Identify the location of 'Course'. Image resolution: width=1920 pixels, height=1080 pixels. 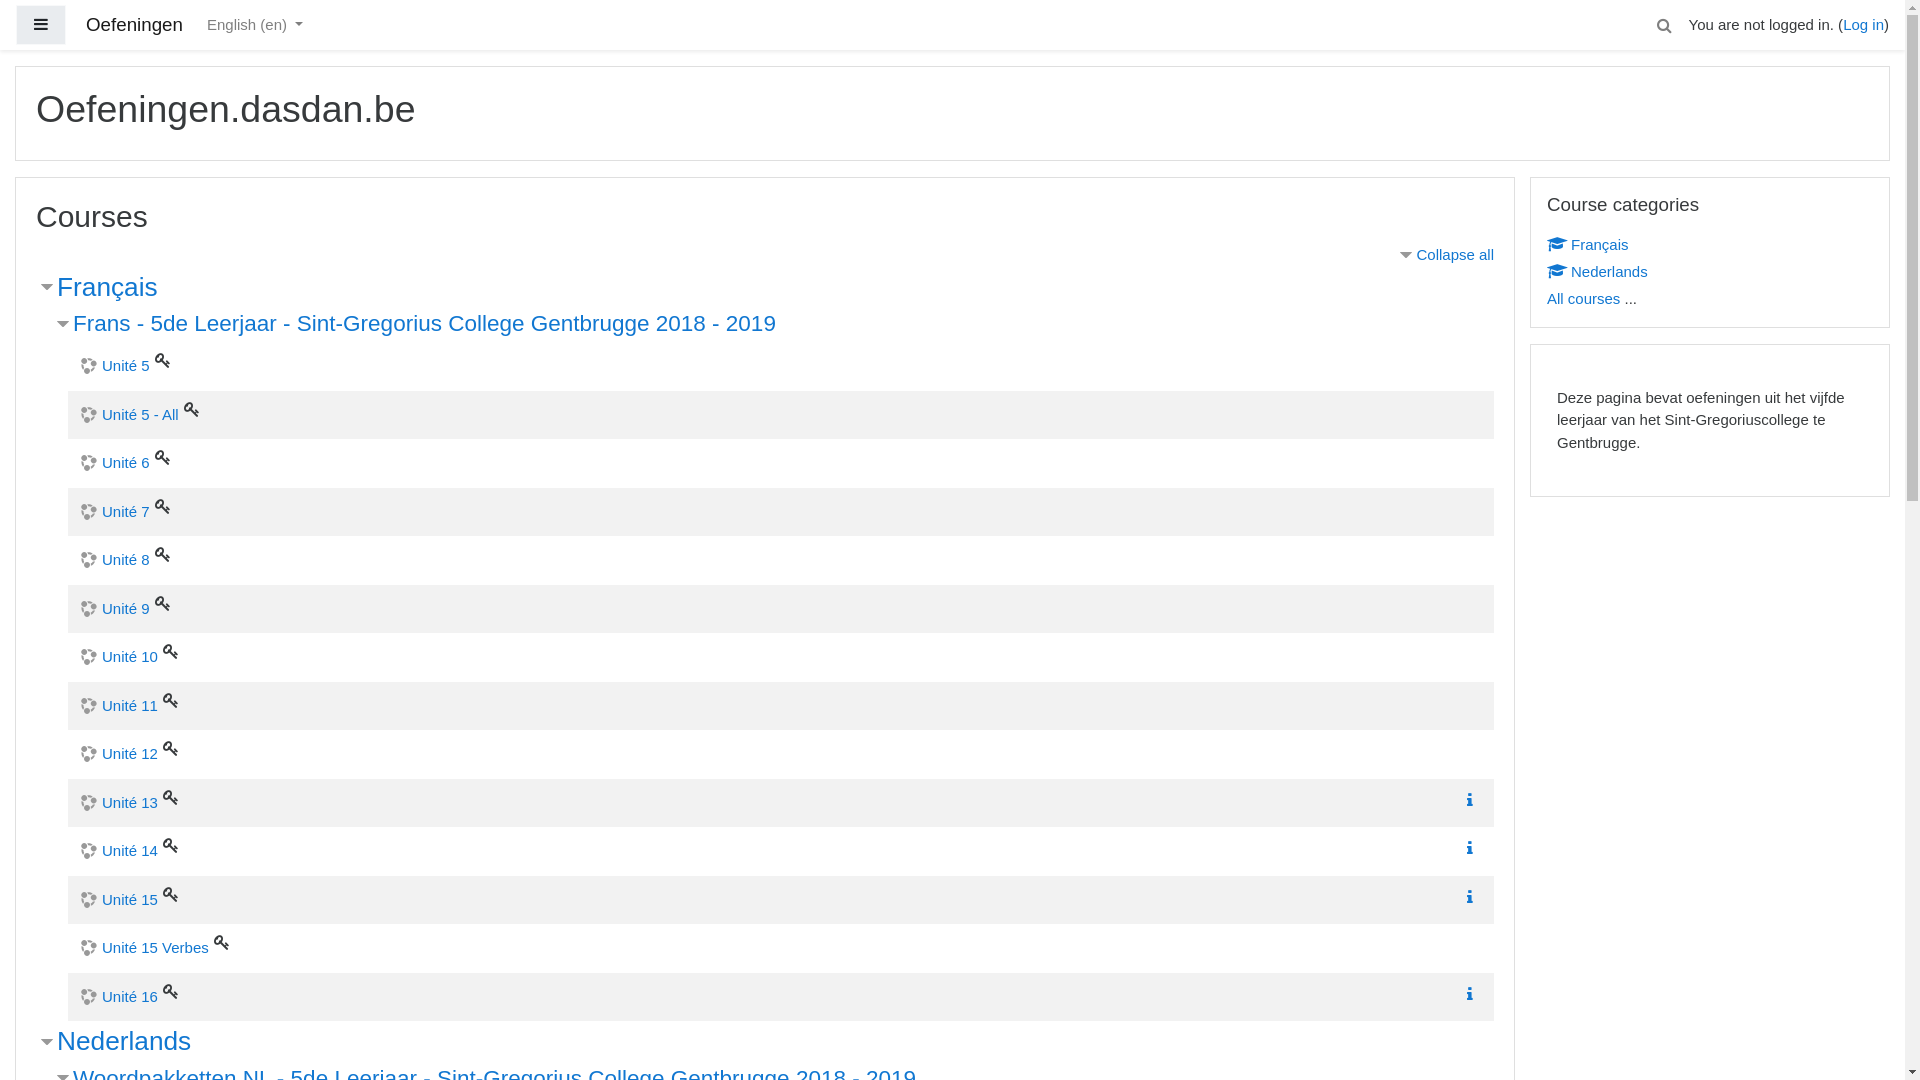
(1554, 270).